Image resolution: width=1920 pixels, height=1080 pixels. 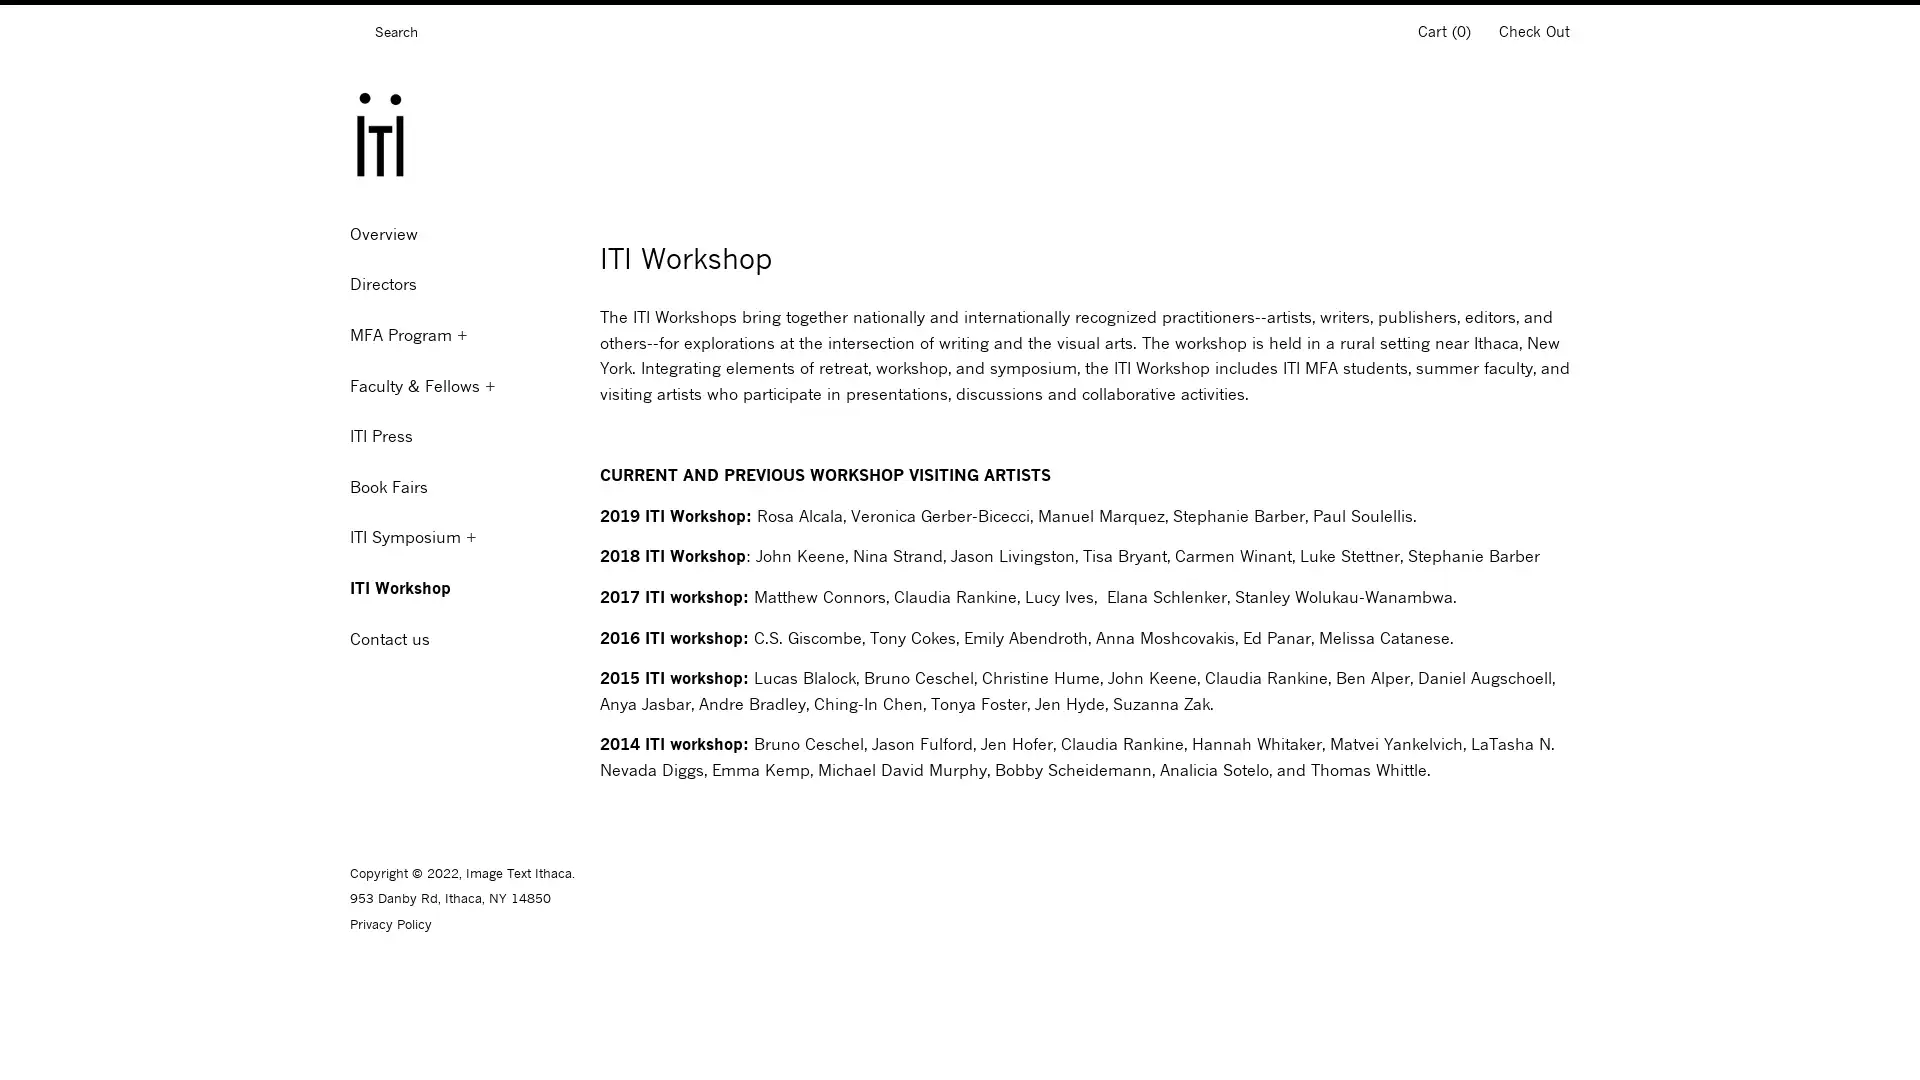 I want to click on MFA Program, so click(x=459, y=334).